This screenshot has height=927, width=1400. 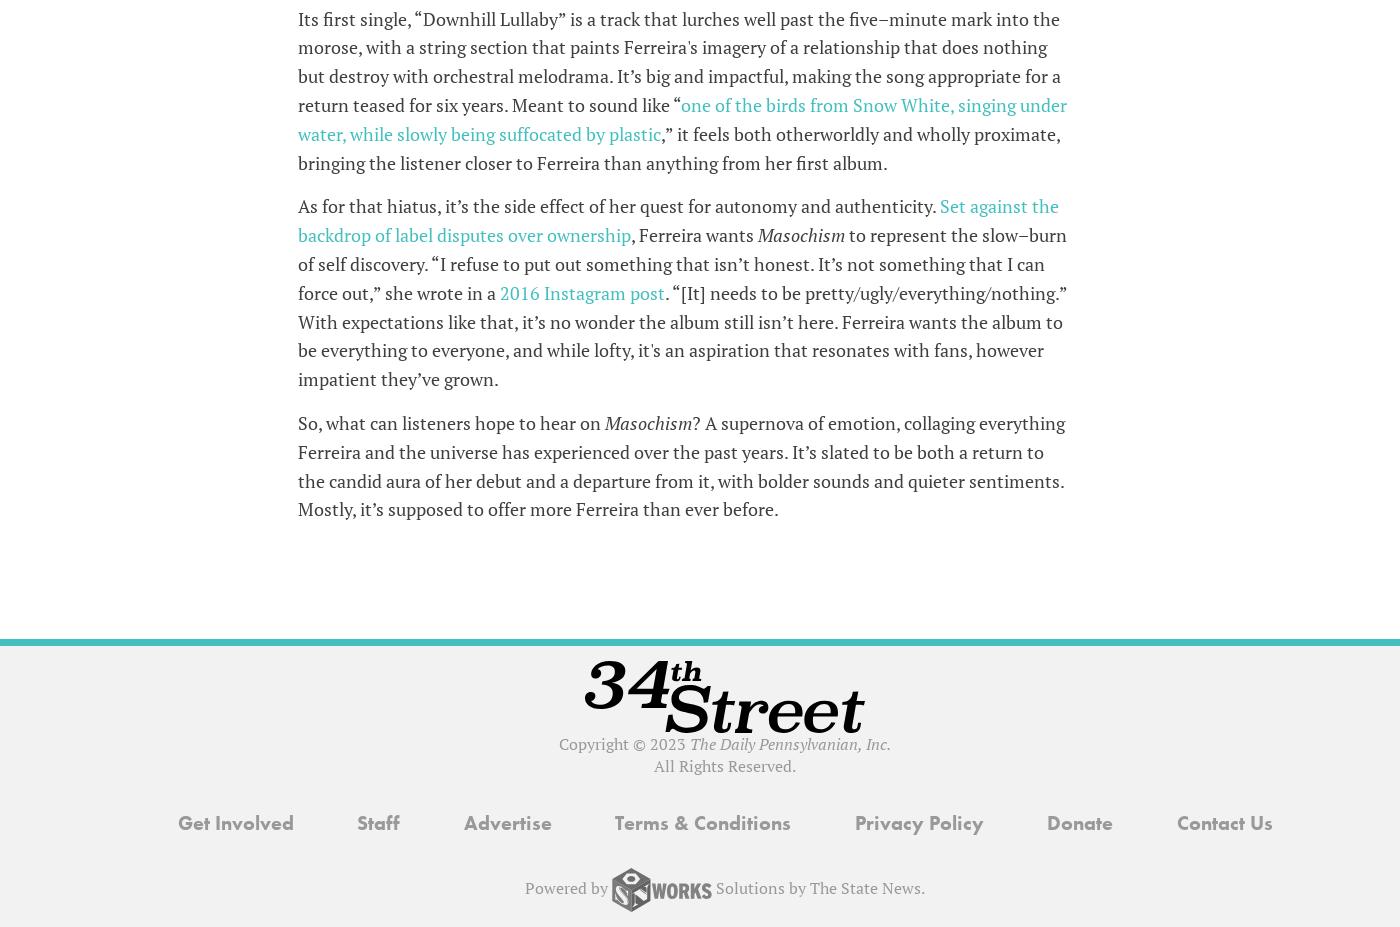 I want to click on 'Its first single, “Downhill Lullaby” is a track that lurches well past the five–minute mark into the morose, with a string section that paints Ferreira's imagery of a relationship that does nothing but destroy with orchestral melodrama. It’s big and impactful, making the song appropriate for a return teased for six years. Meant to sound like “', so click(x=678, y=59).